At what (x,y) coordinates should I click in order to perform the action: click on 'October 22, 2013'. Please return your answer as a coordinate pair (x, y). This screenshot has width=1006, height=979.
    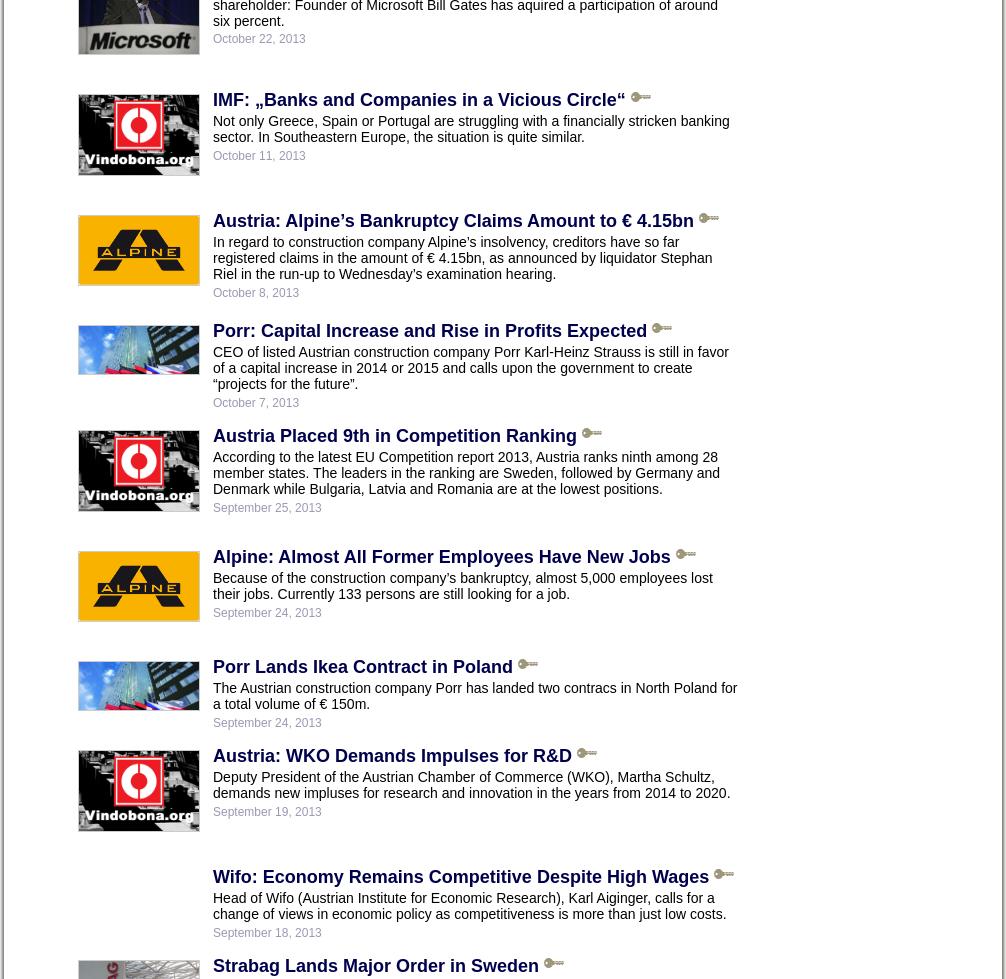
    Looking at the image, I should click on (258, 38).